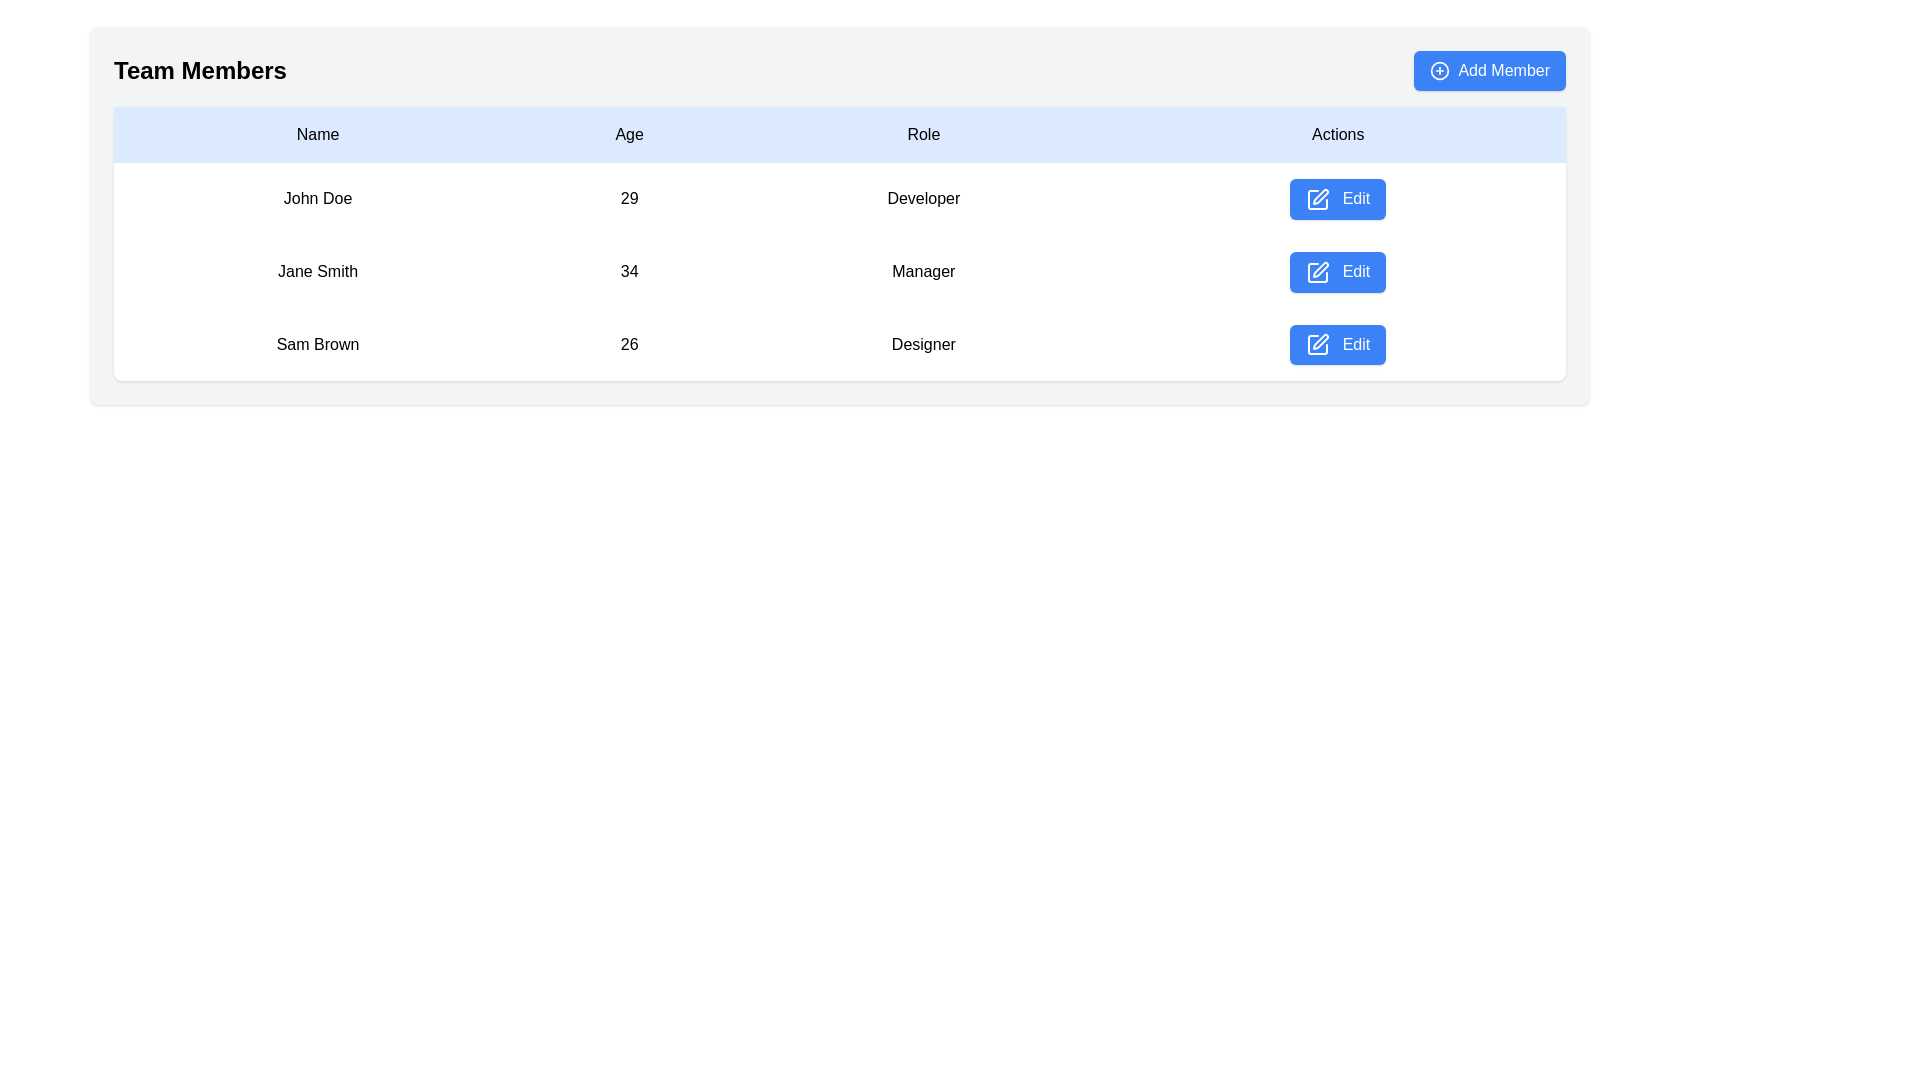 The image size is (1920, 1080). Describe the element at coordinates (1338, 135) in the screenshot. I see `the text label 'Actions' in the fourth column header of the table, which is styled with medium weight typography on a light blue background` at that location.